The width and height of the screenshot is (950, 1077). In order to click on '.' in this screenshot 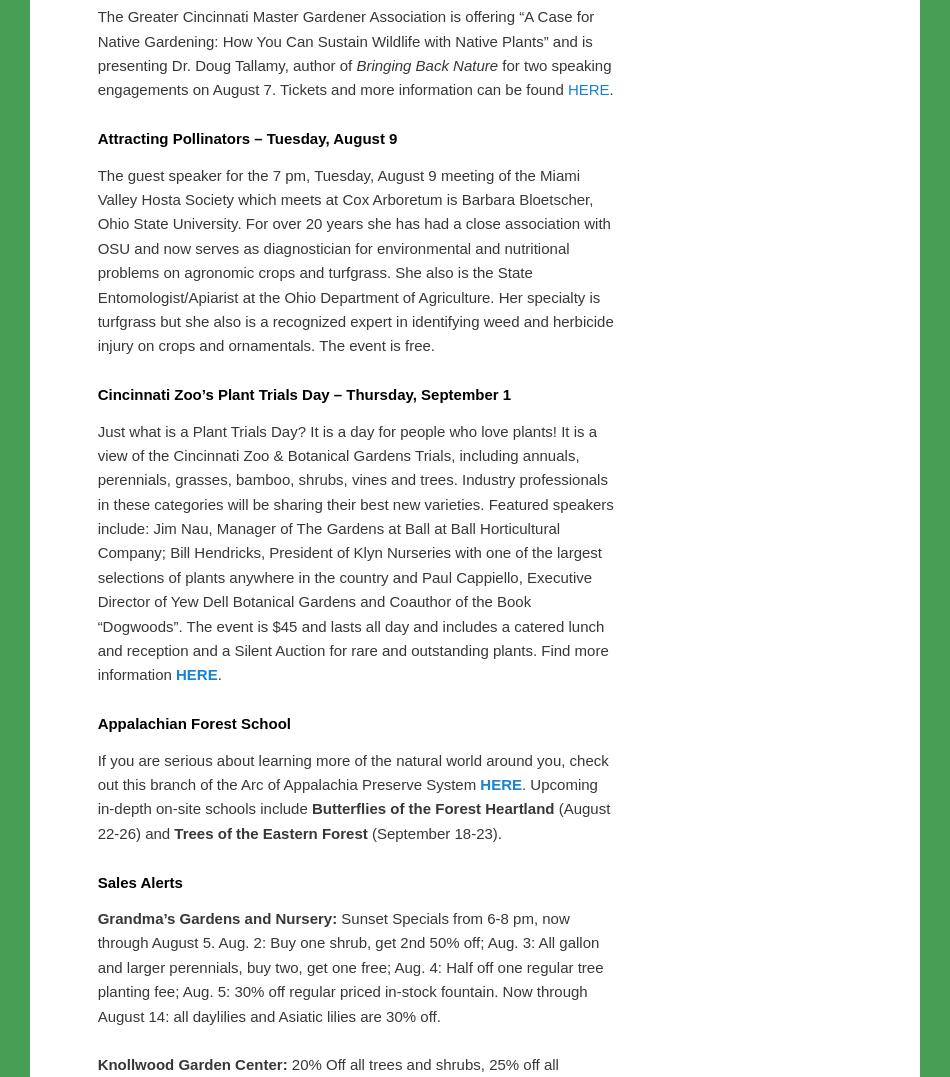, I will do `click(611, 507)`.